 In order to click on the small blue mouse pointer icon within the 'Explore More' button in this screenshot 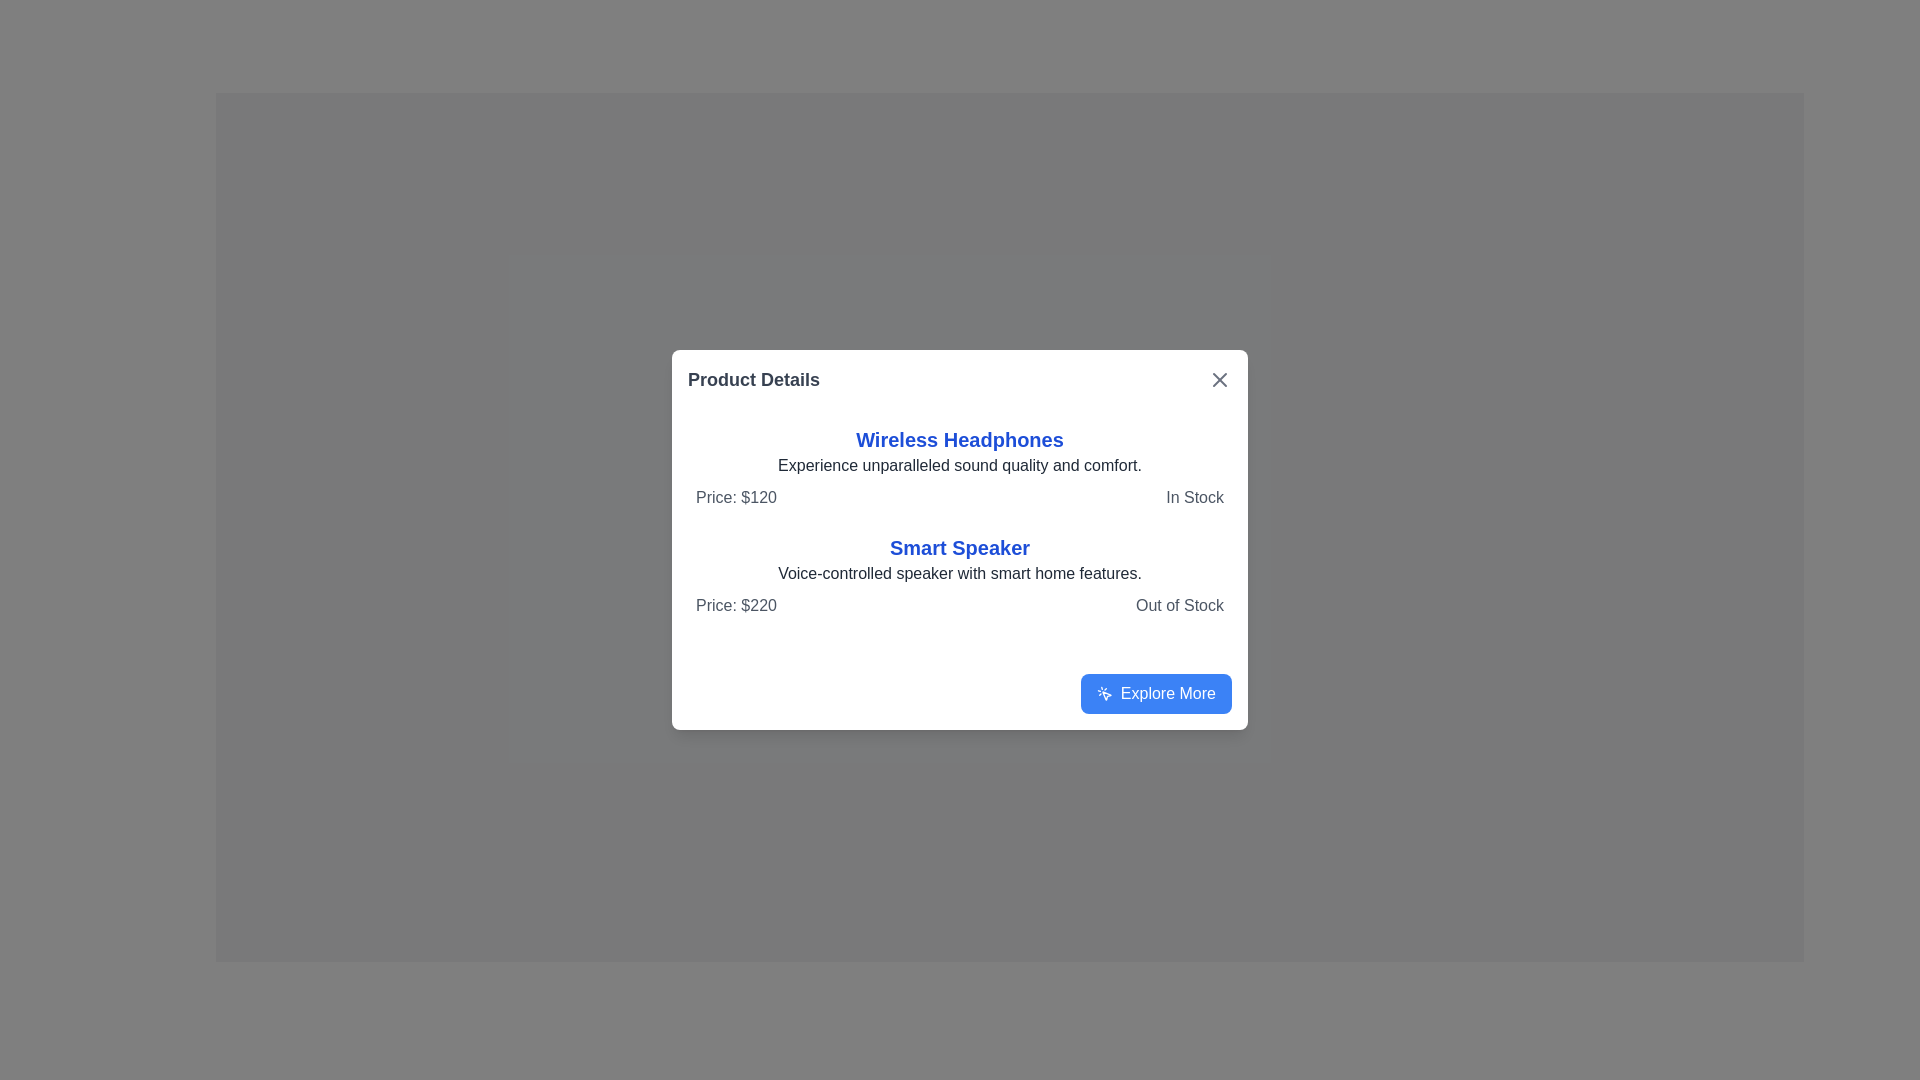, I will do `click(1103, 693)`.